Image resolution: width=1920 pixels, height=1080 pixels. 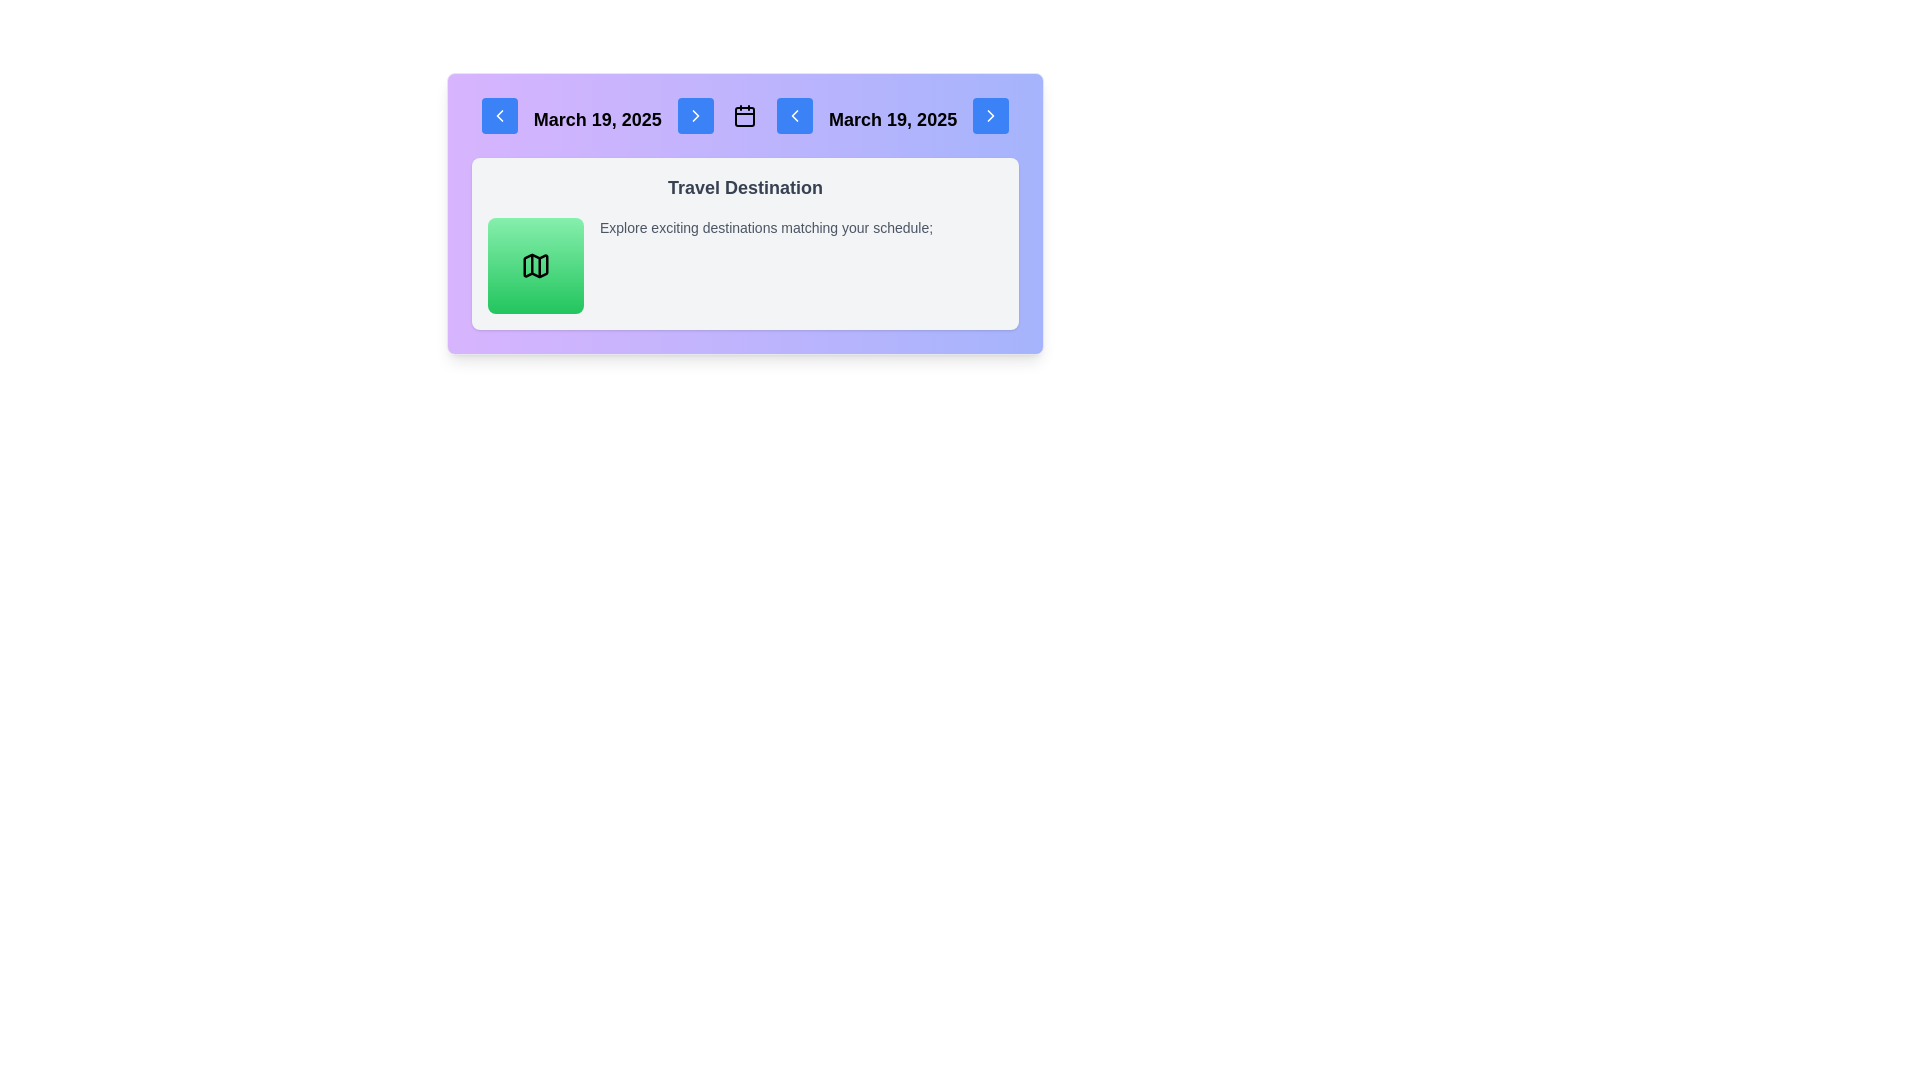 What do you see at coordinates (695, 115) in the screenshot?
I see `the Chevron Arrow icon located at the far right of the horizontal navigation bar` at bounding box center [695, 115].